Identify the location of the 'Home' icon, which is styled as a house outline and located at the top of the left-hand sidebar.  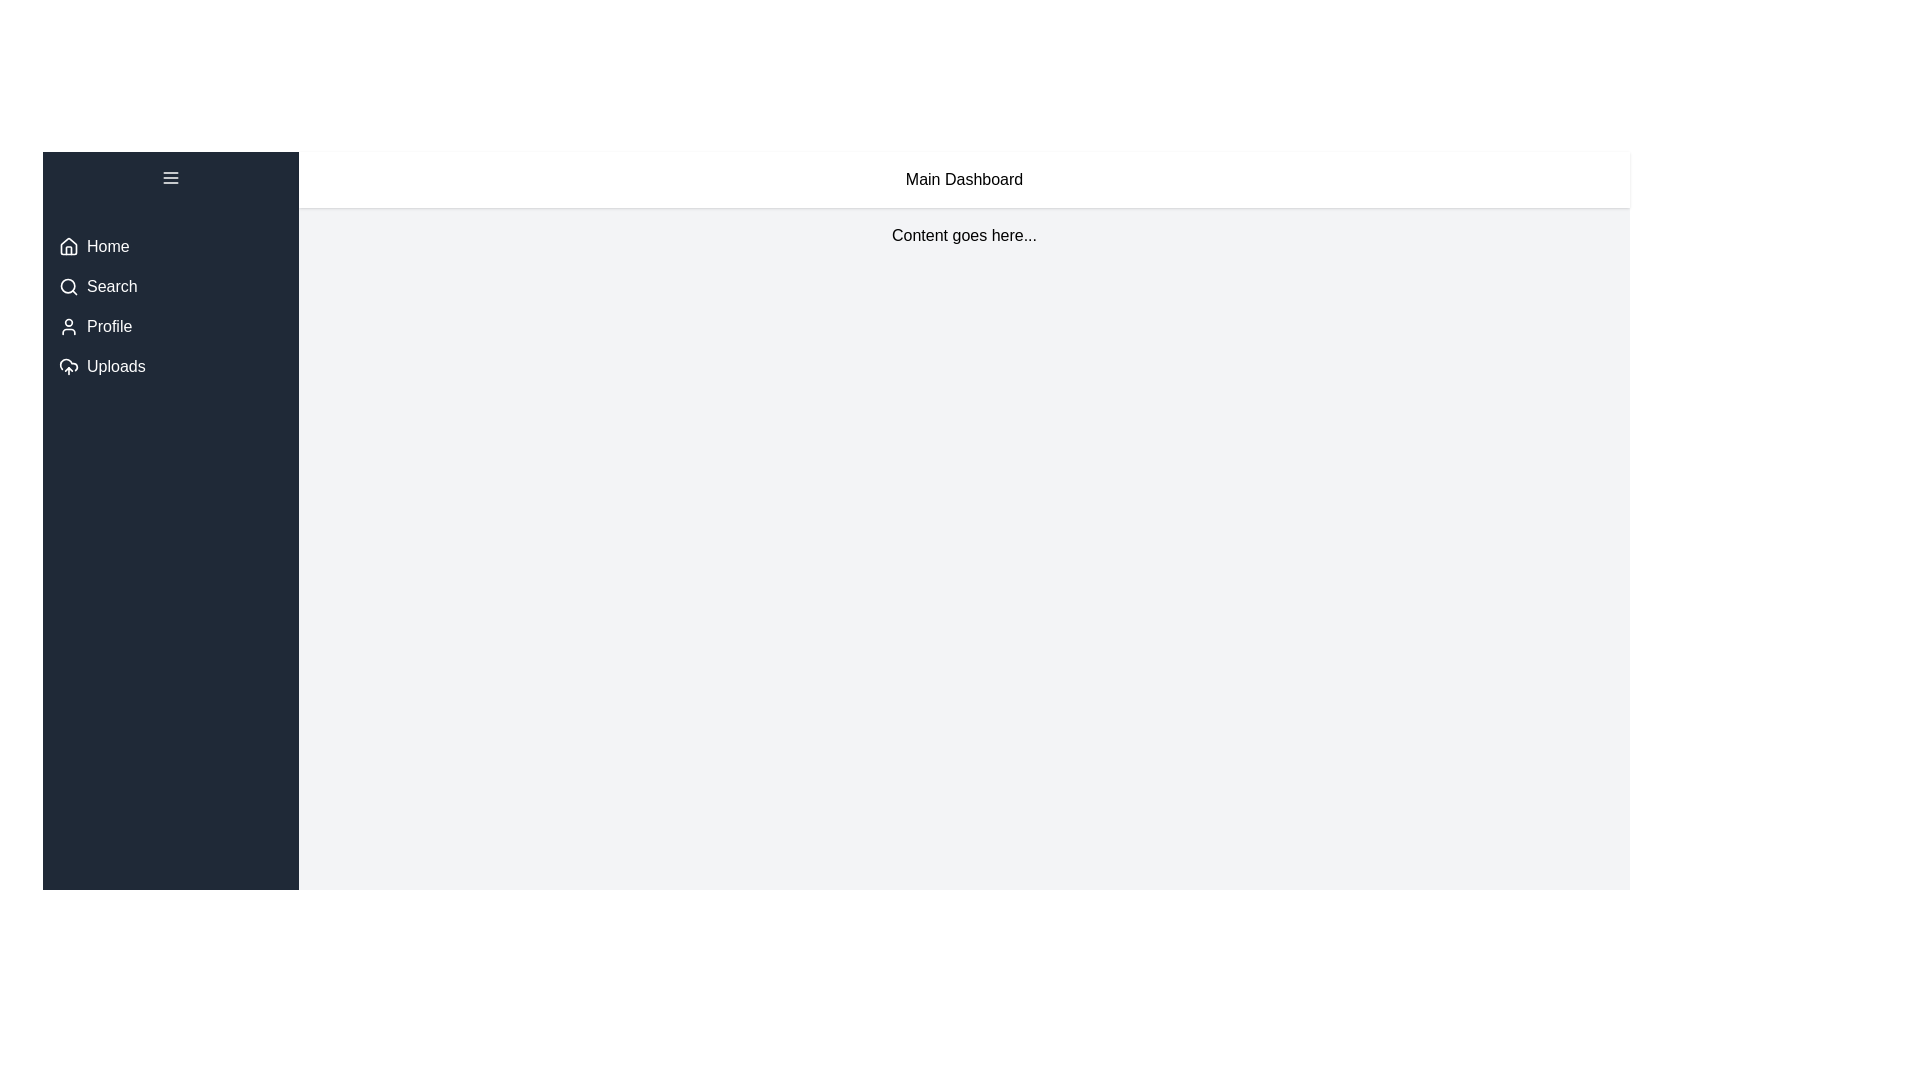
(68, 245).